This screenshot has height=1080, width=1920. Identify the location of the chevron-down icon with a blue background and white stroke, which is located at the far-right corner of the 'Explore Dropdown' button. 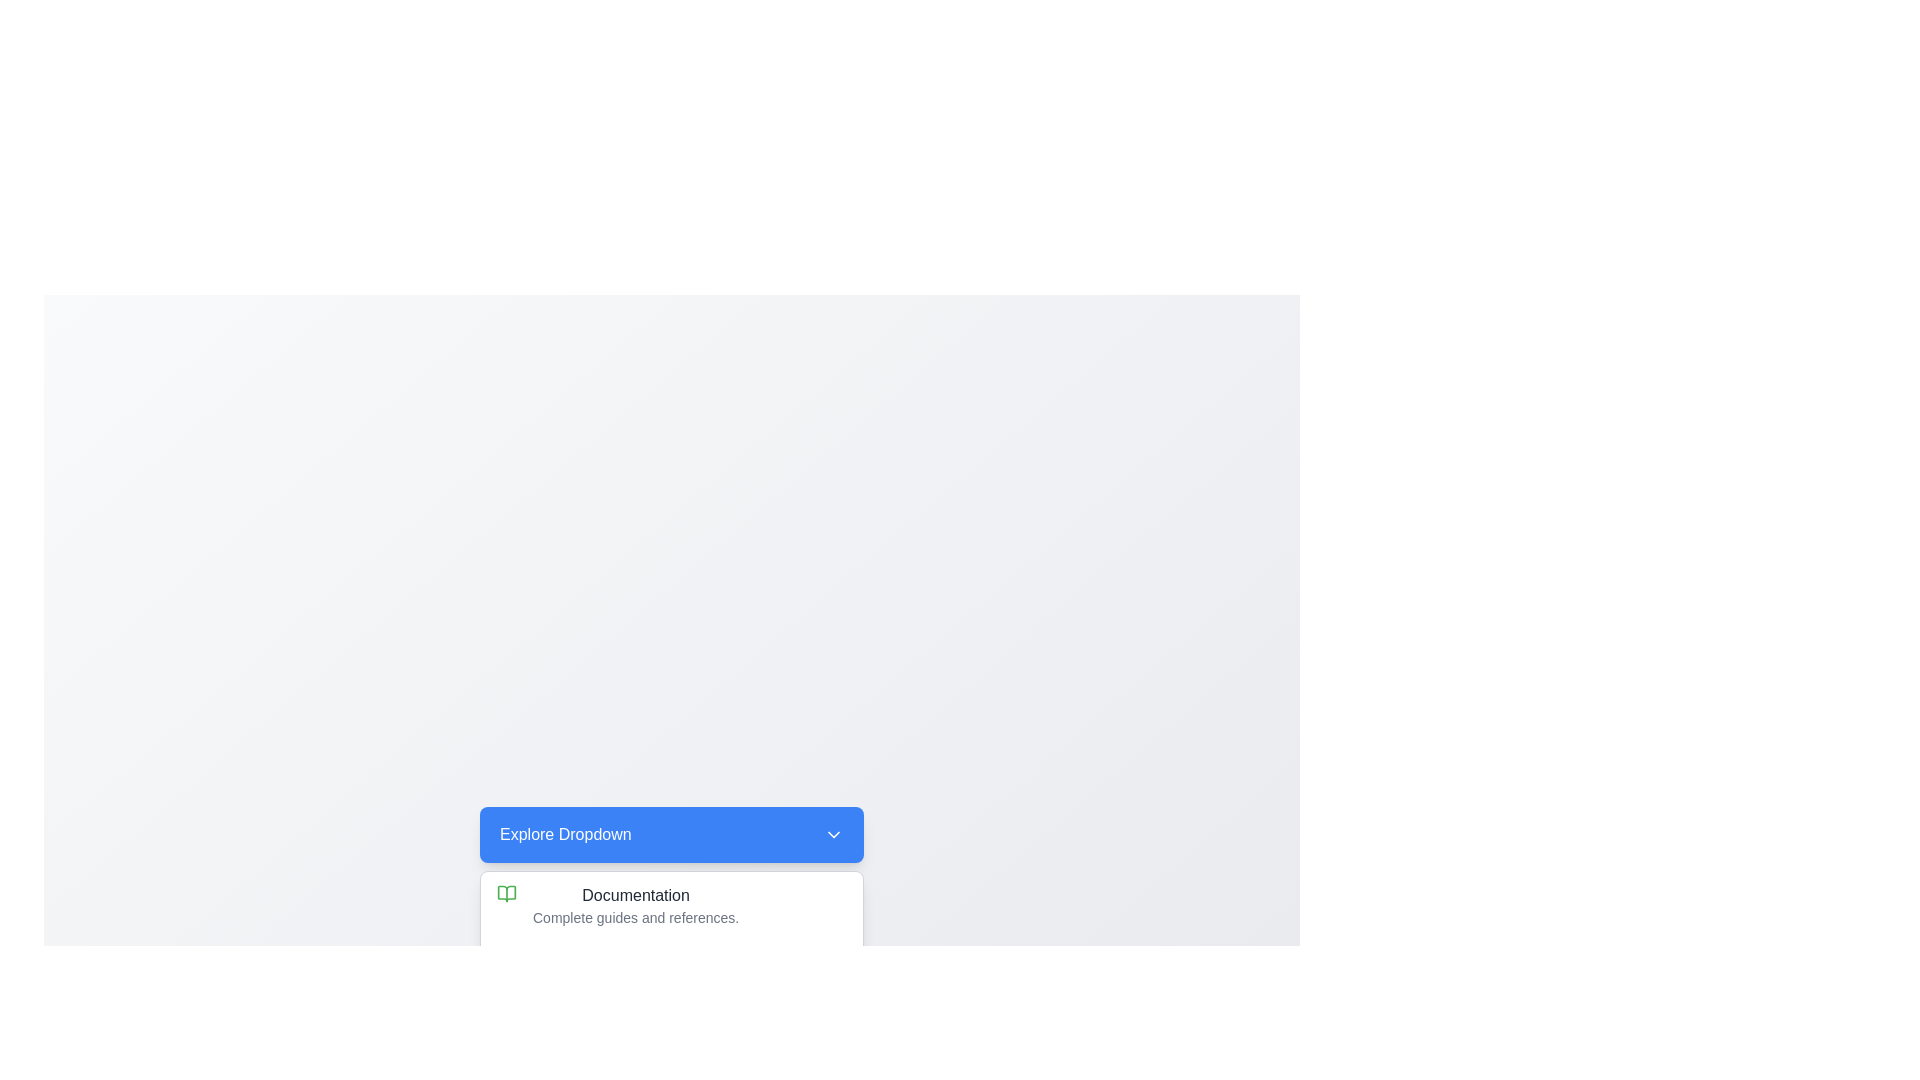
(834, 834).